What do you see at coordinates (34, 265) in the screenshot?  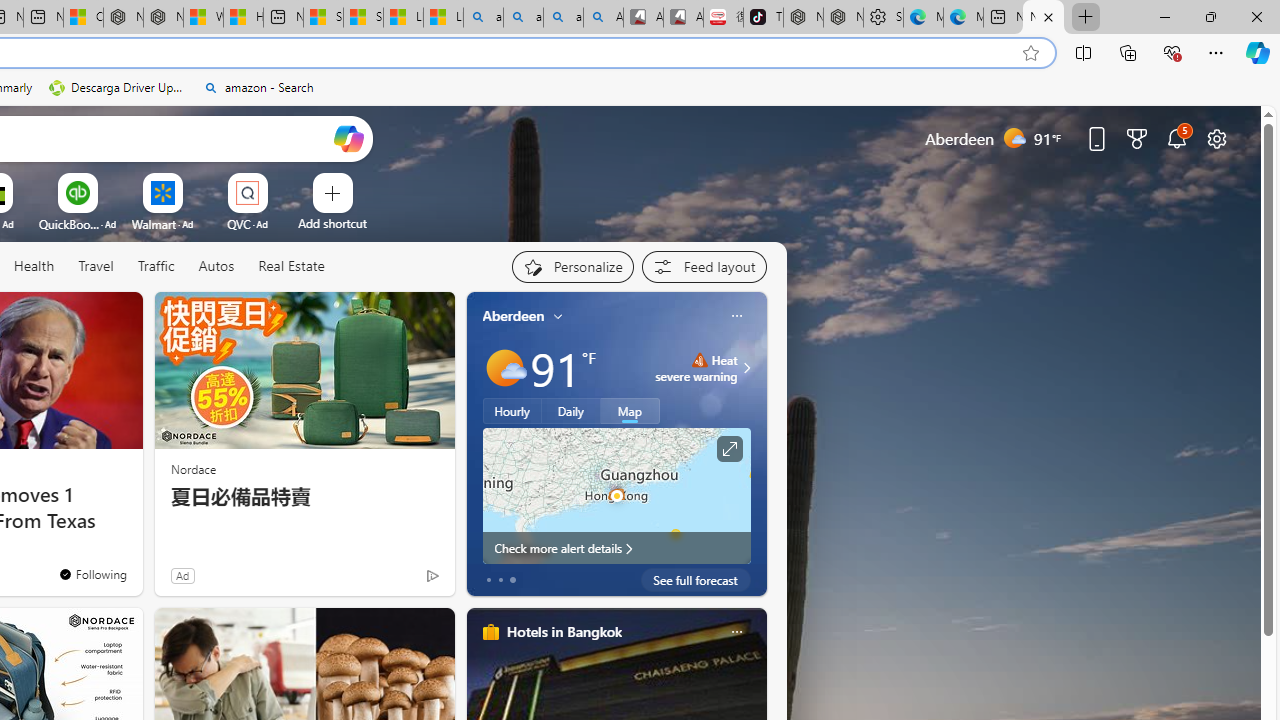 I see `'Health'` at bounding box center [34, 265].